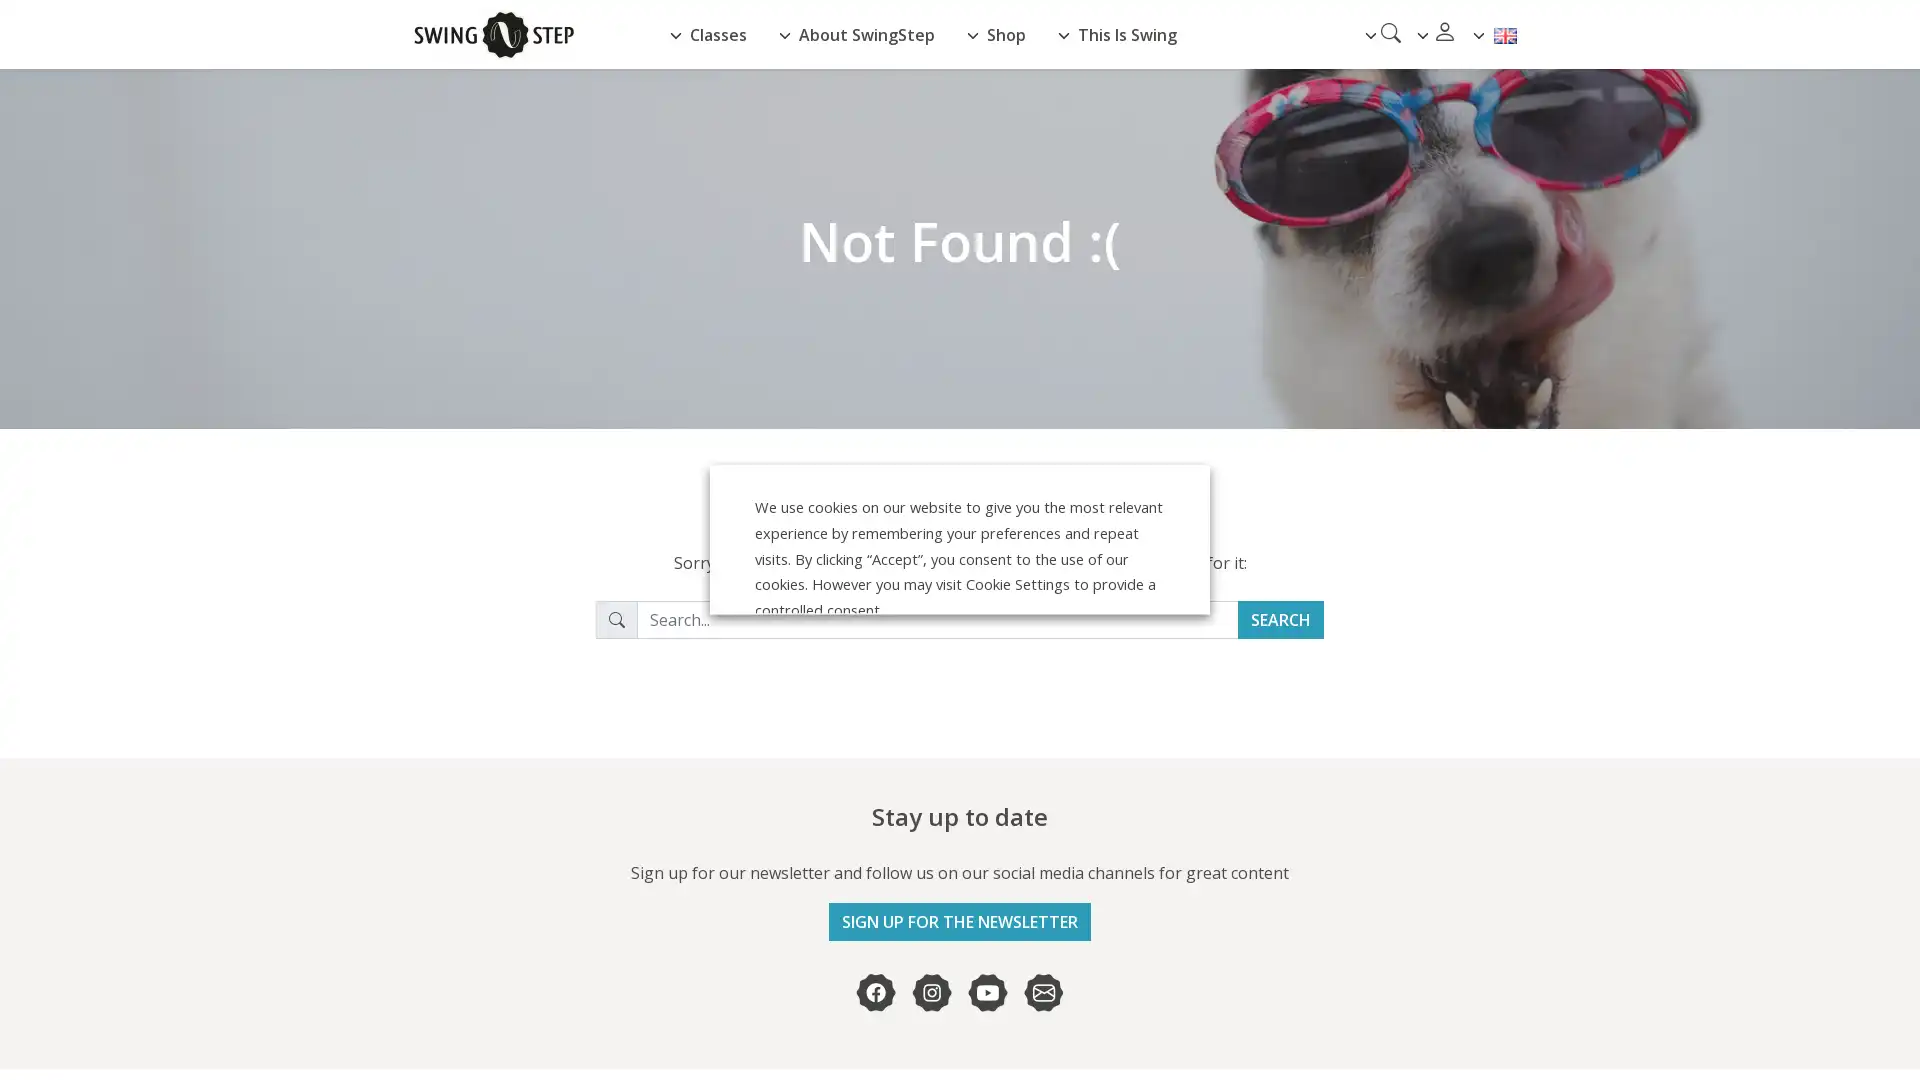  What do you see at coordinates (1281, 619) in the screenshot?
I see `Search` at bounding box center [1281, 619].